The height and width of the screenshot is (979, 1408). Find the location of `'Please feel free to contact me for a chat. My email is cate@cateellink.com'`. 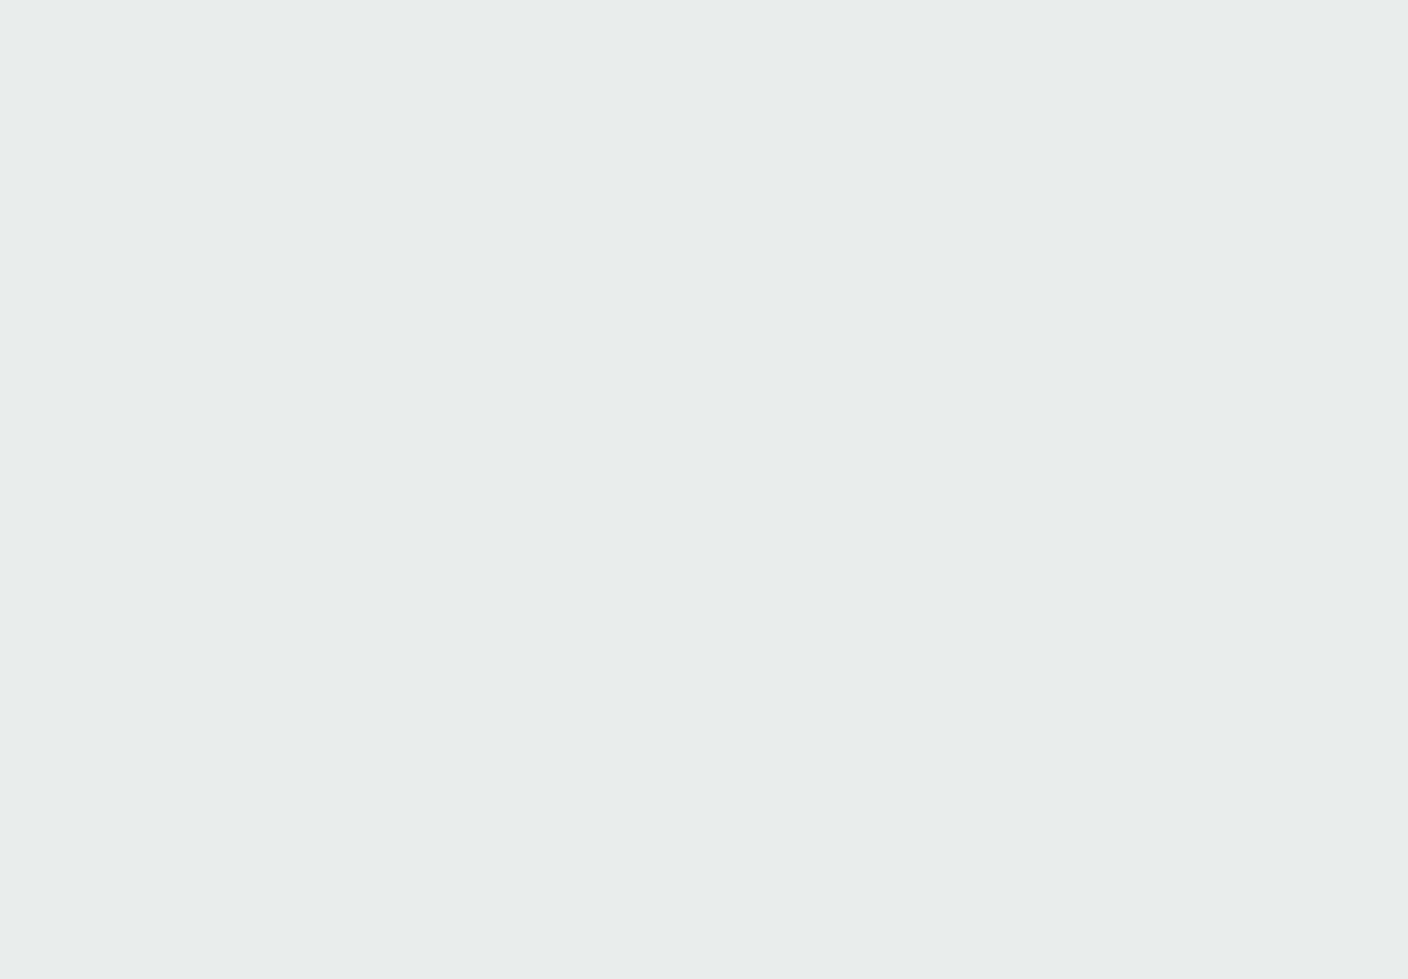

'Please feel free to contact me for a chat. My email is cate@cateellink.com' is located at coordinates (38, 656).